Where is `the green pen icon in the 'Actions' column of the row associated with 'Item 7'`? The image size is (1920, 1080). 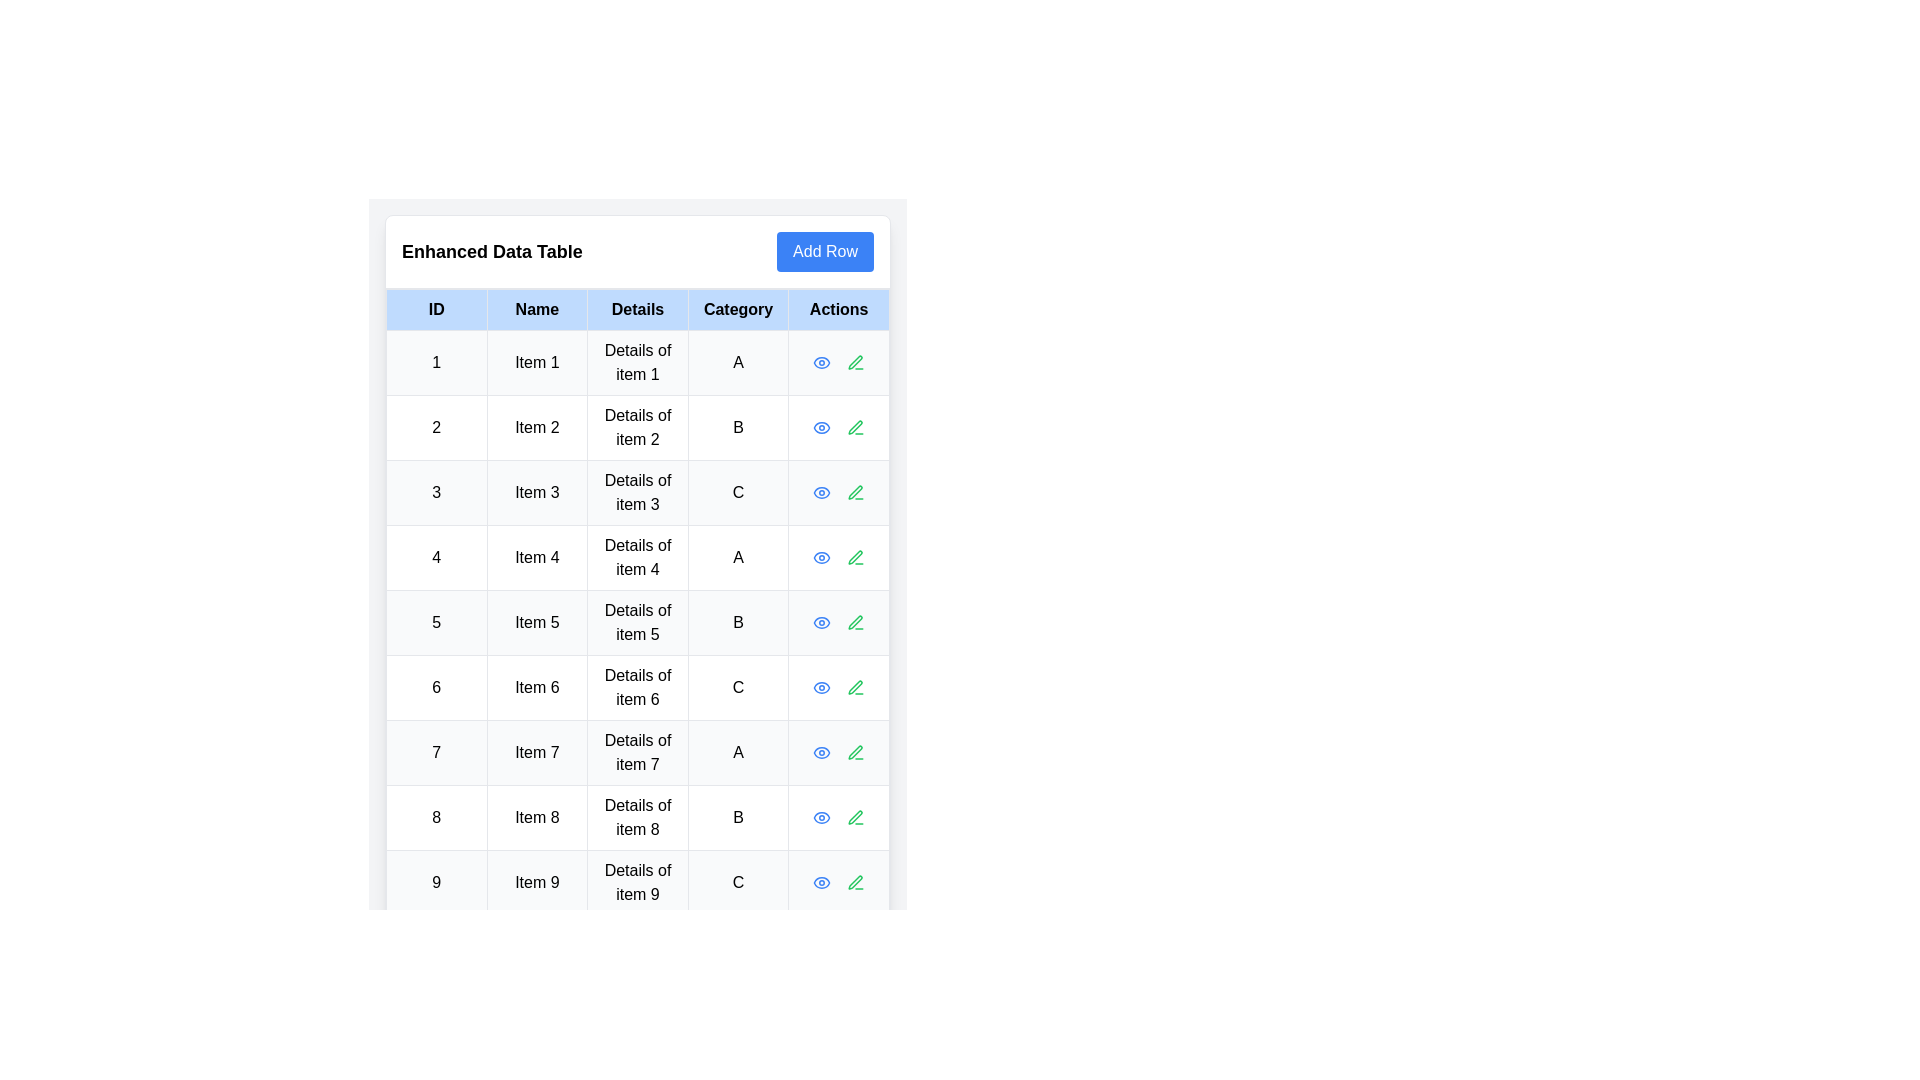
the green pen icon in the 'Actions' column of the row associated with 'Item 7' is located at coordinates (839, 752).